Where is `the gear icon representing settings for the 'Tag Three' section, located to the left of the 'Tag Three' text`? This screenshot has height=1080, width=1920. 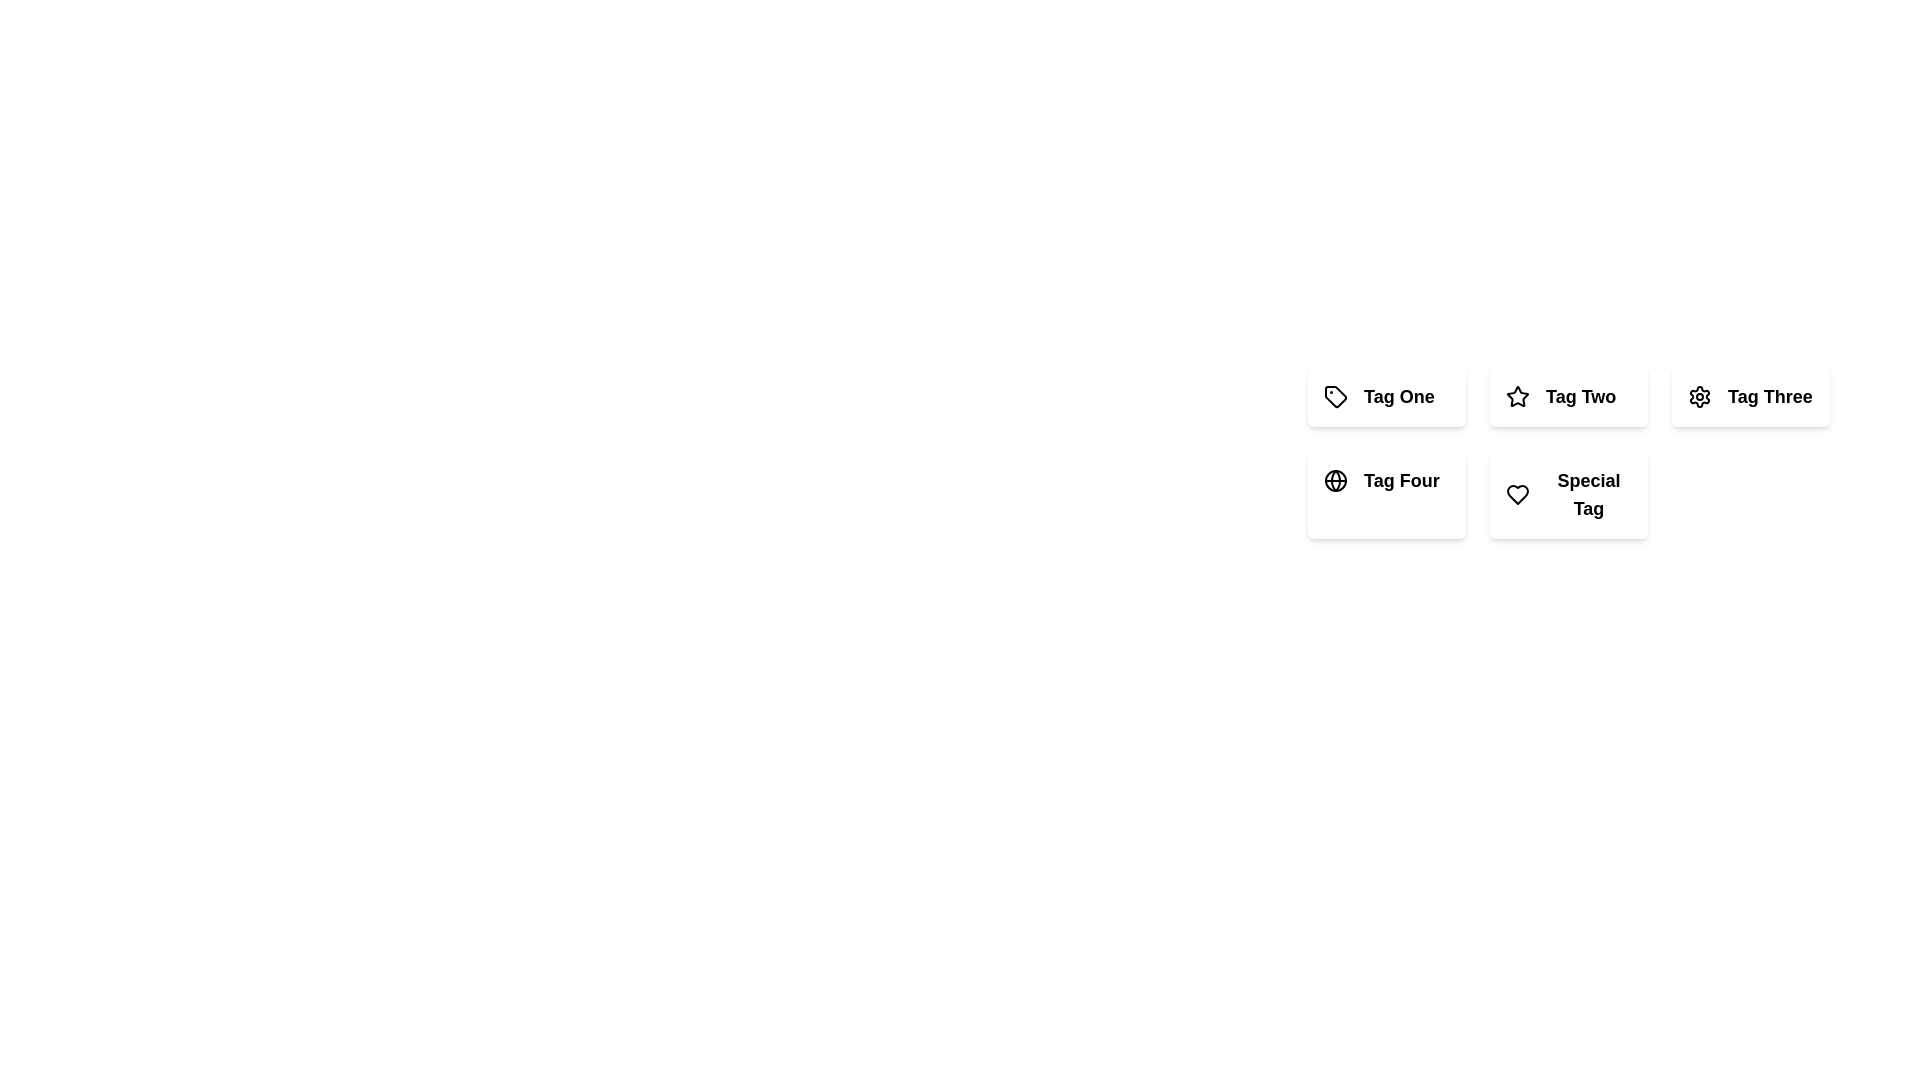
the gear icon representing settings for the 'Tag Three' section, located to the left of the 'Tag Three' text is located at coordinates (1698, 397).